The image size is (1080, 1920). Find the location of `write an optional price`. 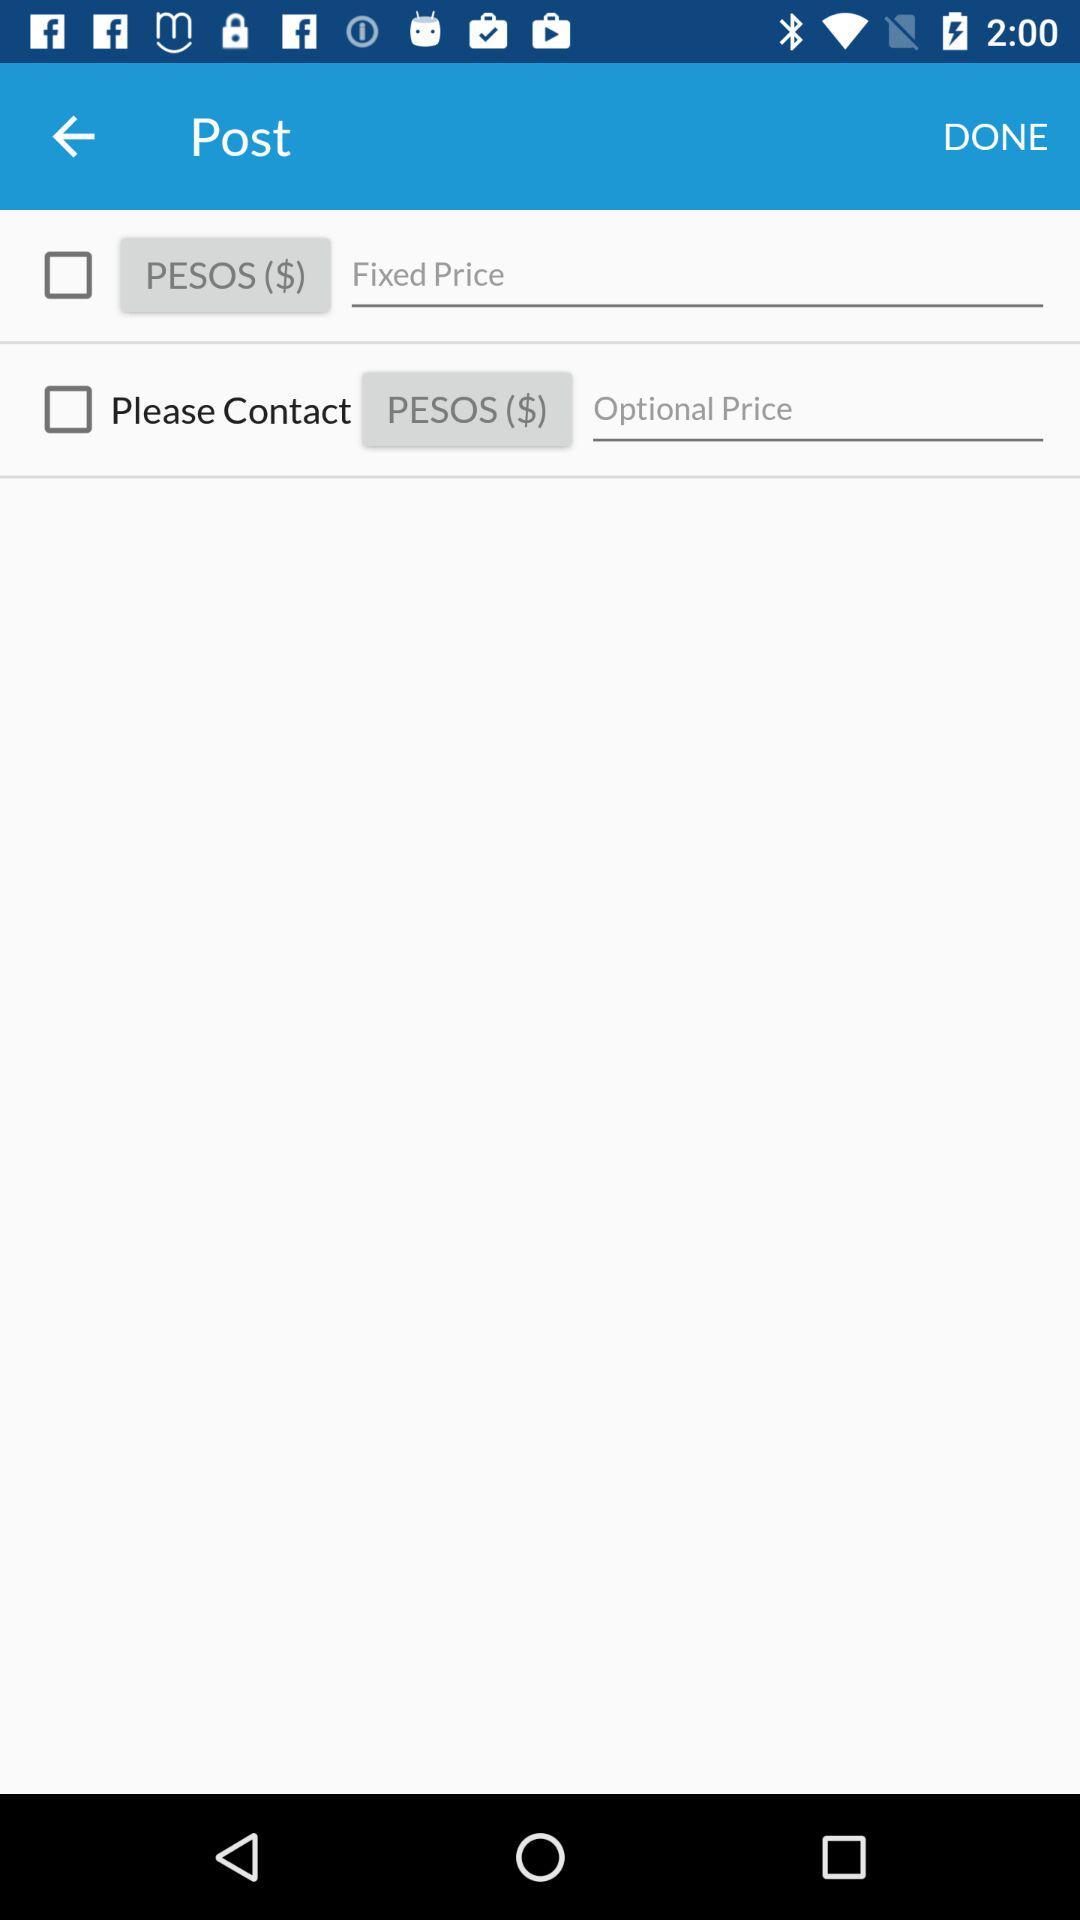

write an optional price is located at coordinates (818, 408).